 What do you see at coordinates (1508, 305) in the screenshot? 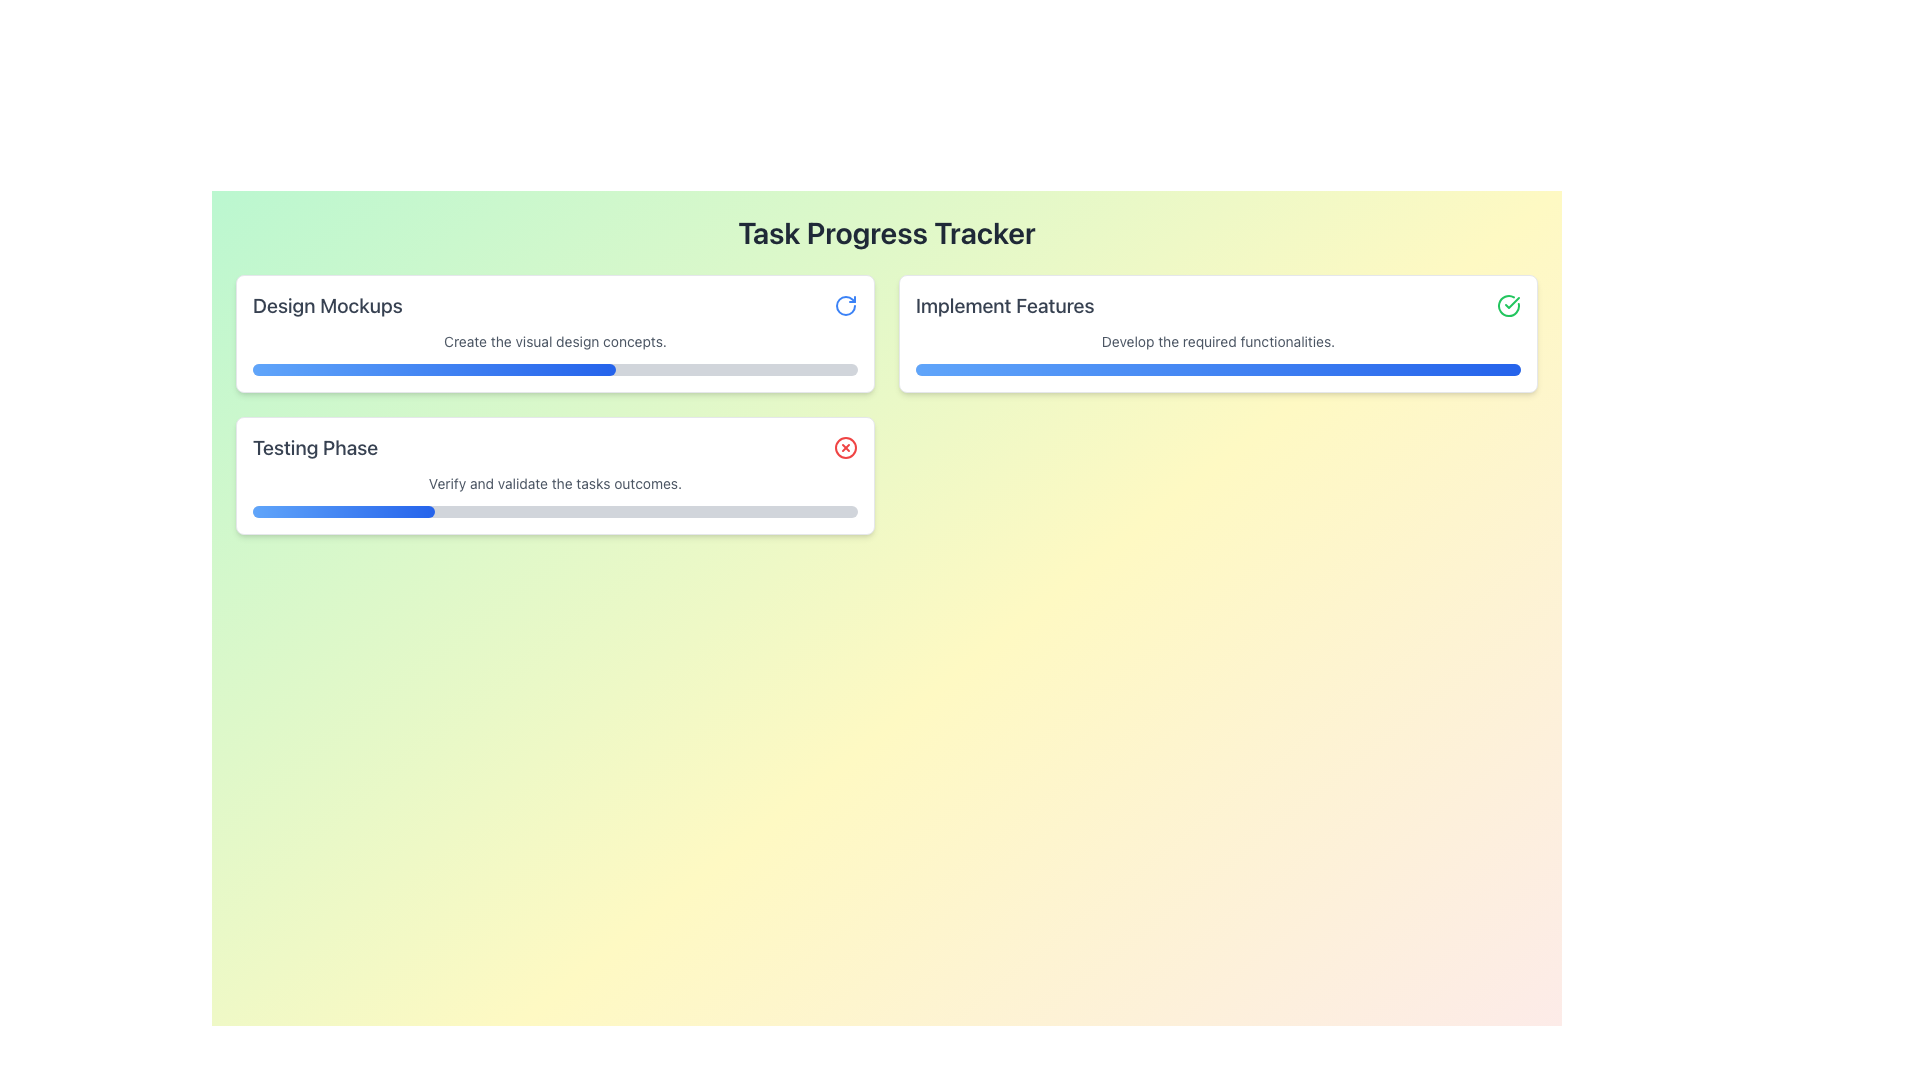
I see `the circular icon with a green border and a checkmark inside, located at the top-right corner of the task card labeled 'Implement Features'` at bounding box center [1508, 305].